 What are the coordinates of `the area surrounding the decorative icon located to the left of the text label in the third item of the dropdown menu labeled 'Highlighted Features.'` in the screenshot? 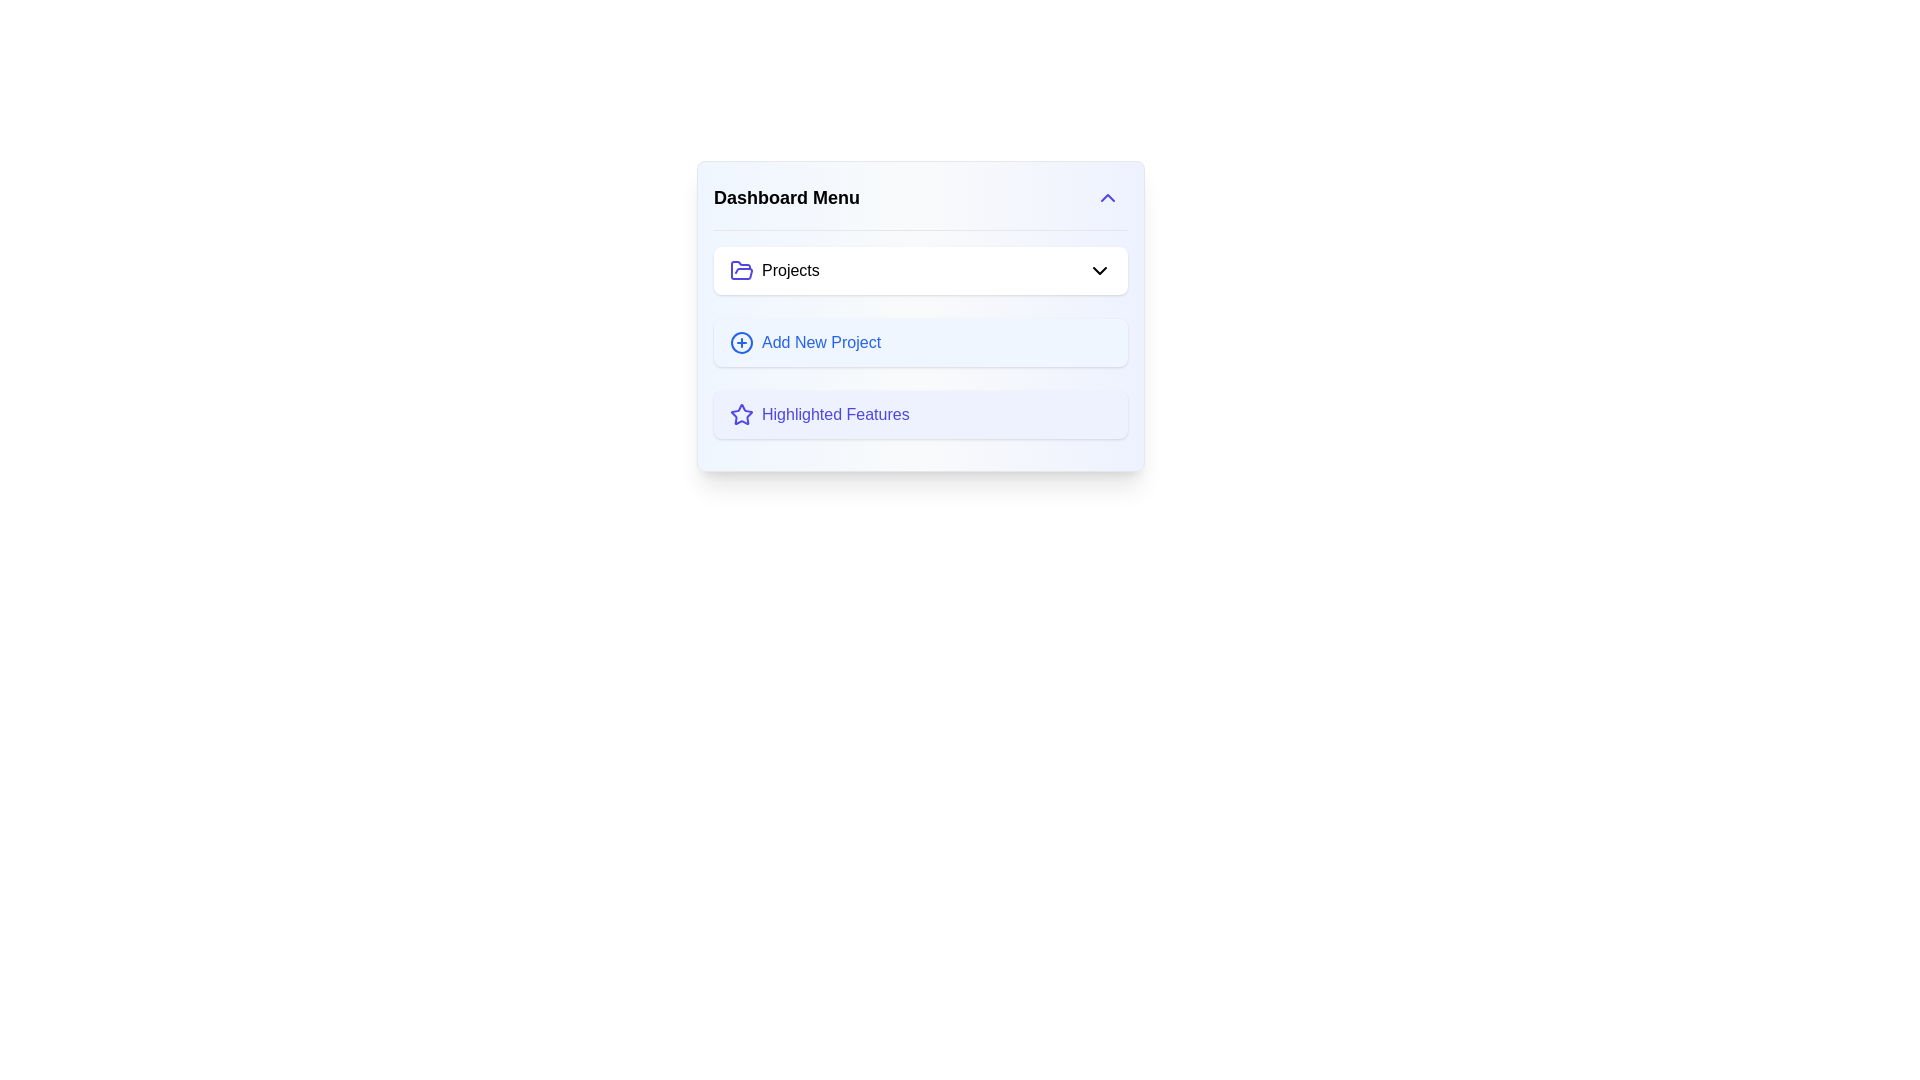 It's located at (741, 414).